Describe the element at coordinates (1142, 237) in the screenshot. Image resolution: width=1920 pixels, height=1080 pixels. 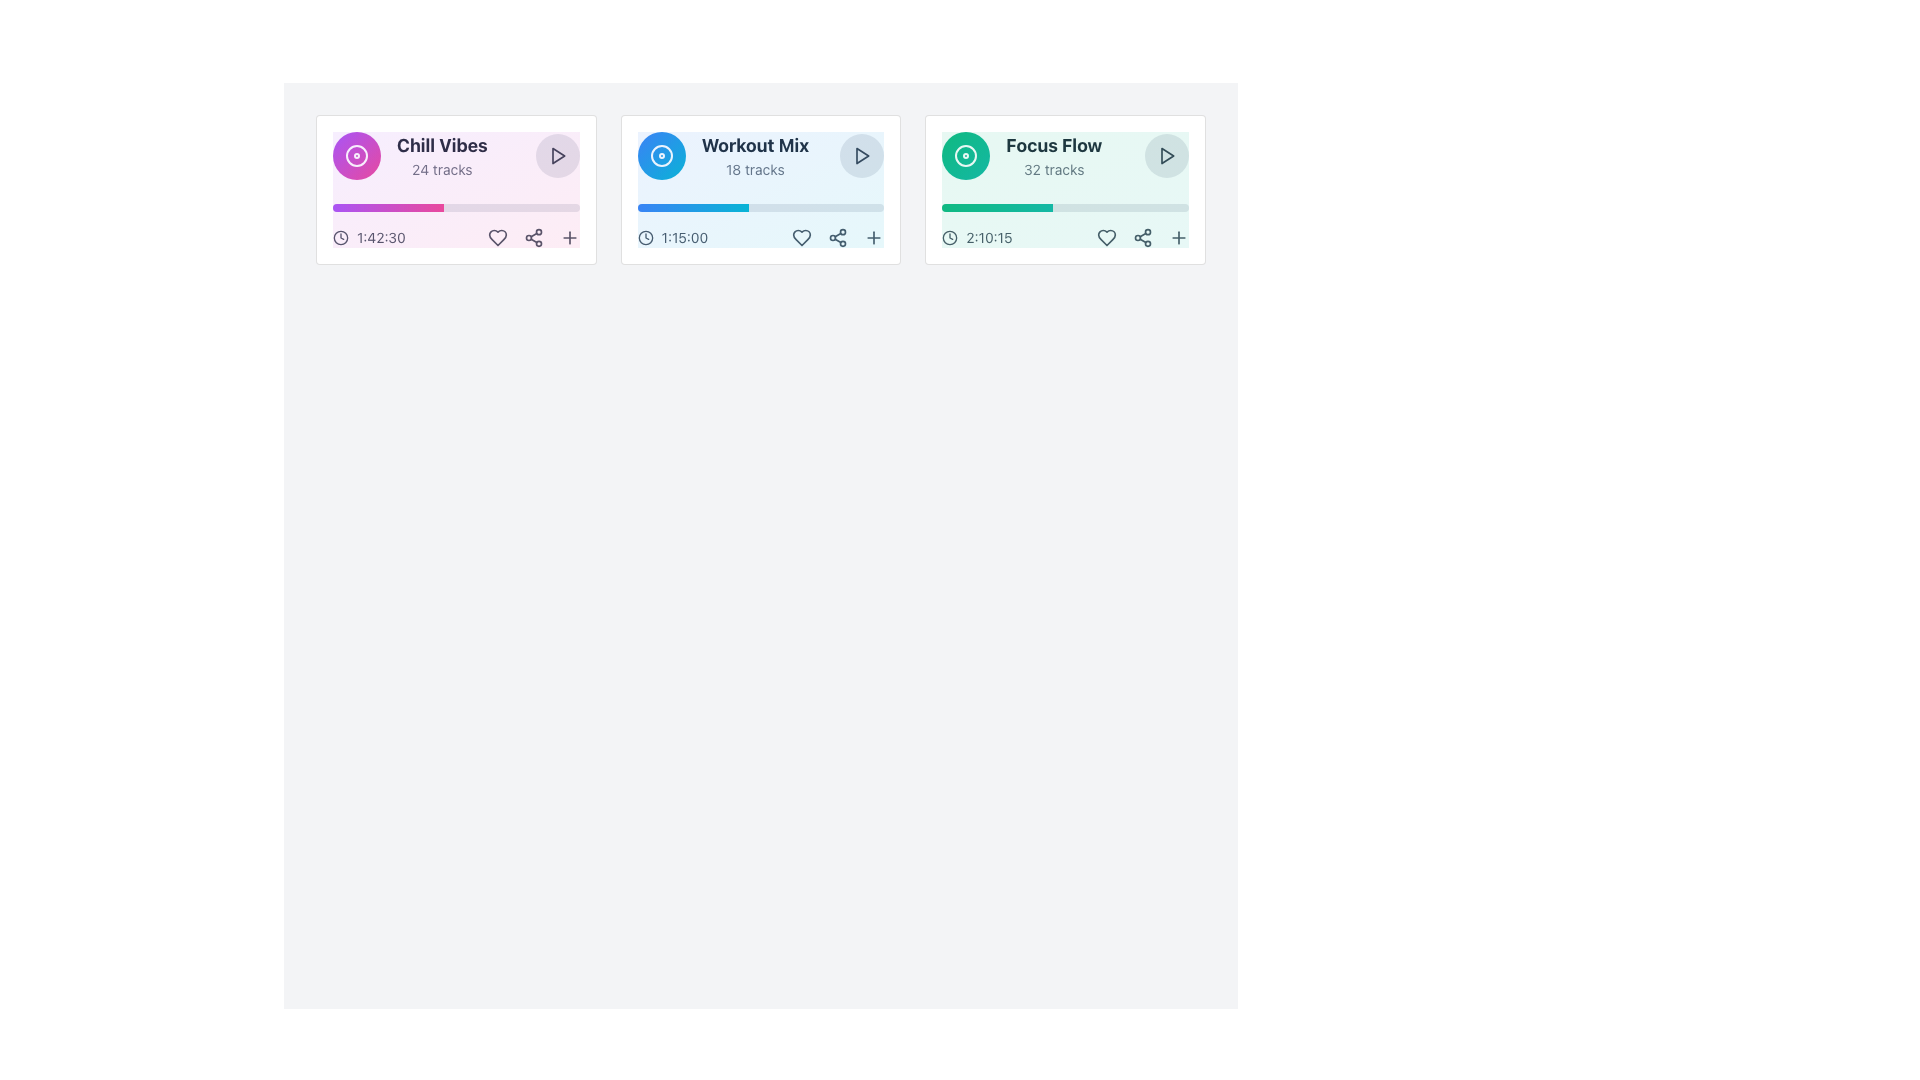
I see `the Interactive icon resembling a network of interconnected nodes, located in the bottom row of the third card from the left` at that location.